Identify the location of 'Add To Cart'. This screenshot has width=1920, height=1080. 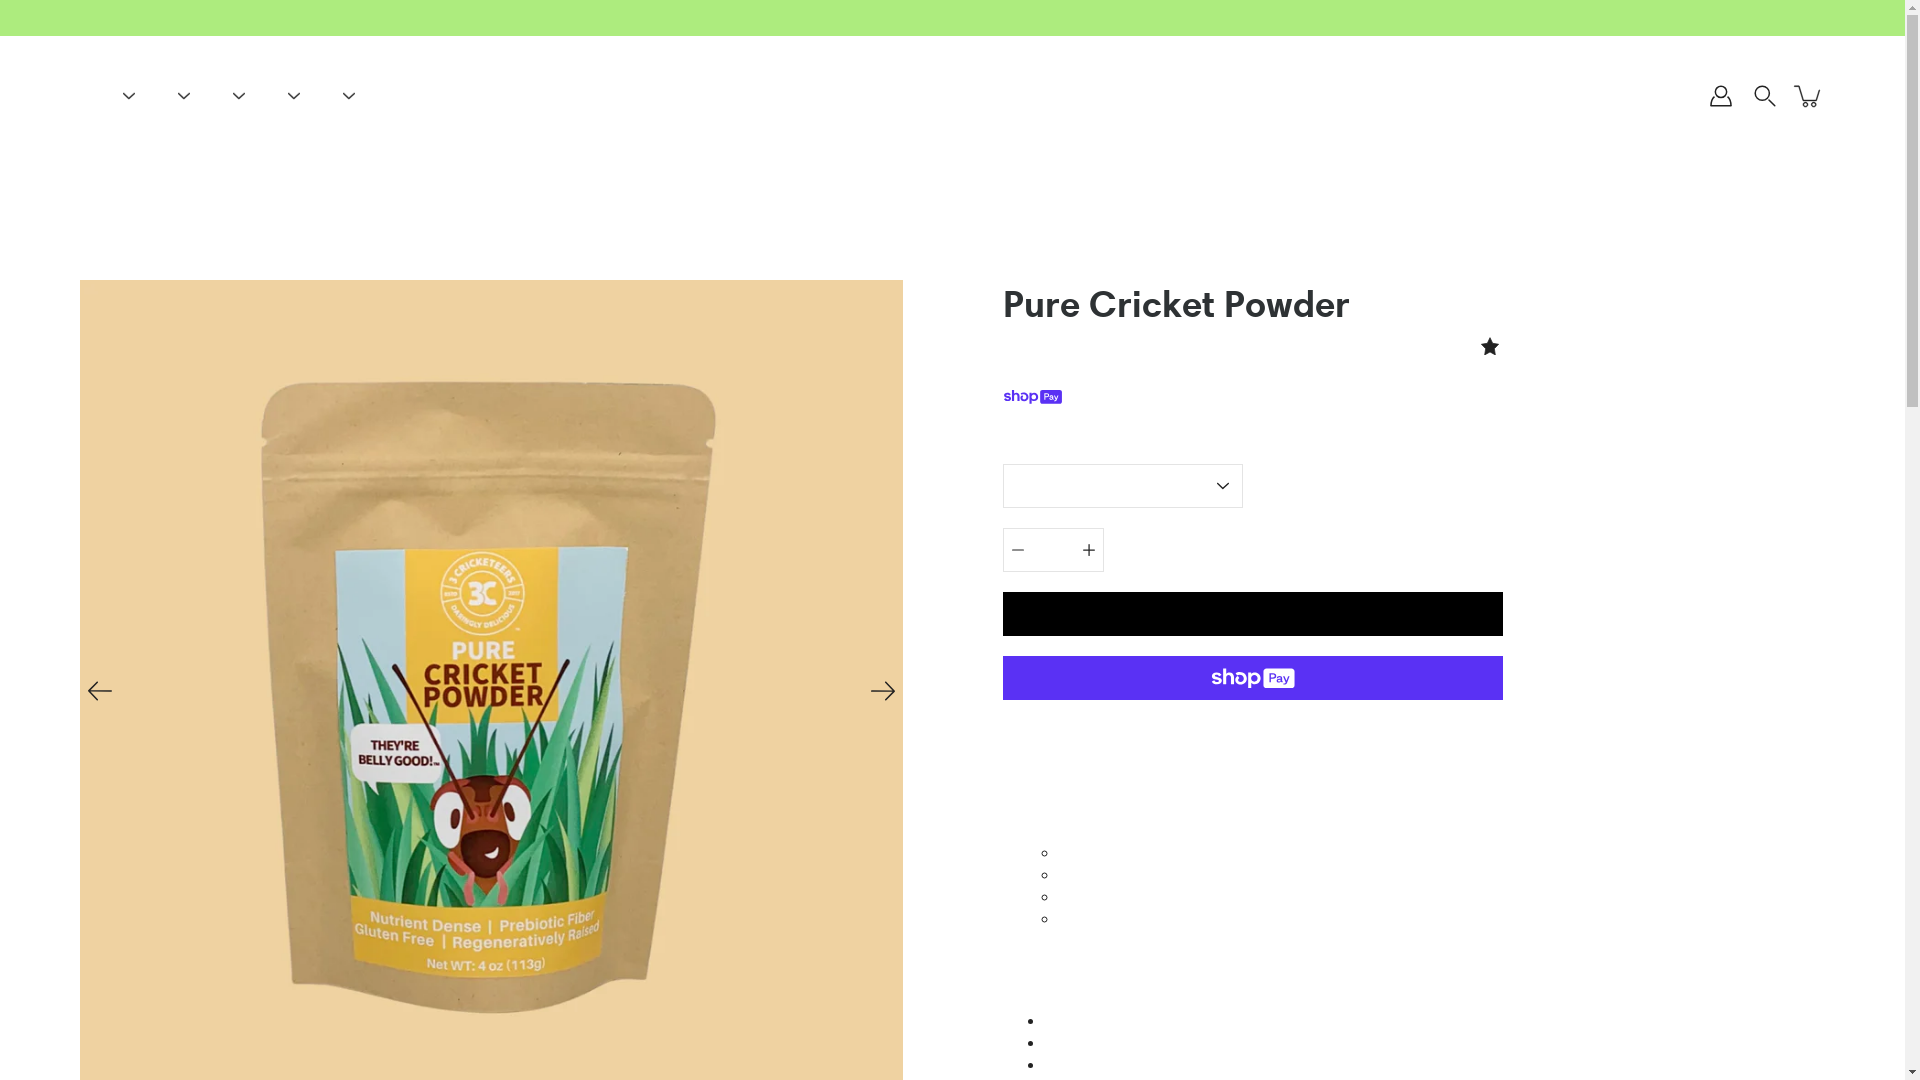
(1251, 612).